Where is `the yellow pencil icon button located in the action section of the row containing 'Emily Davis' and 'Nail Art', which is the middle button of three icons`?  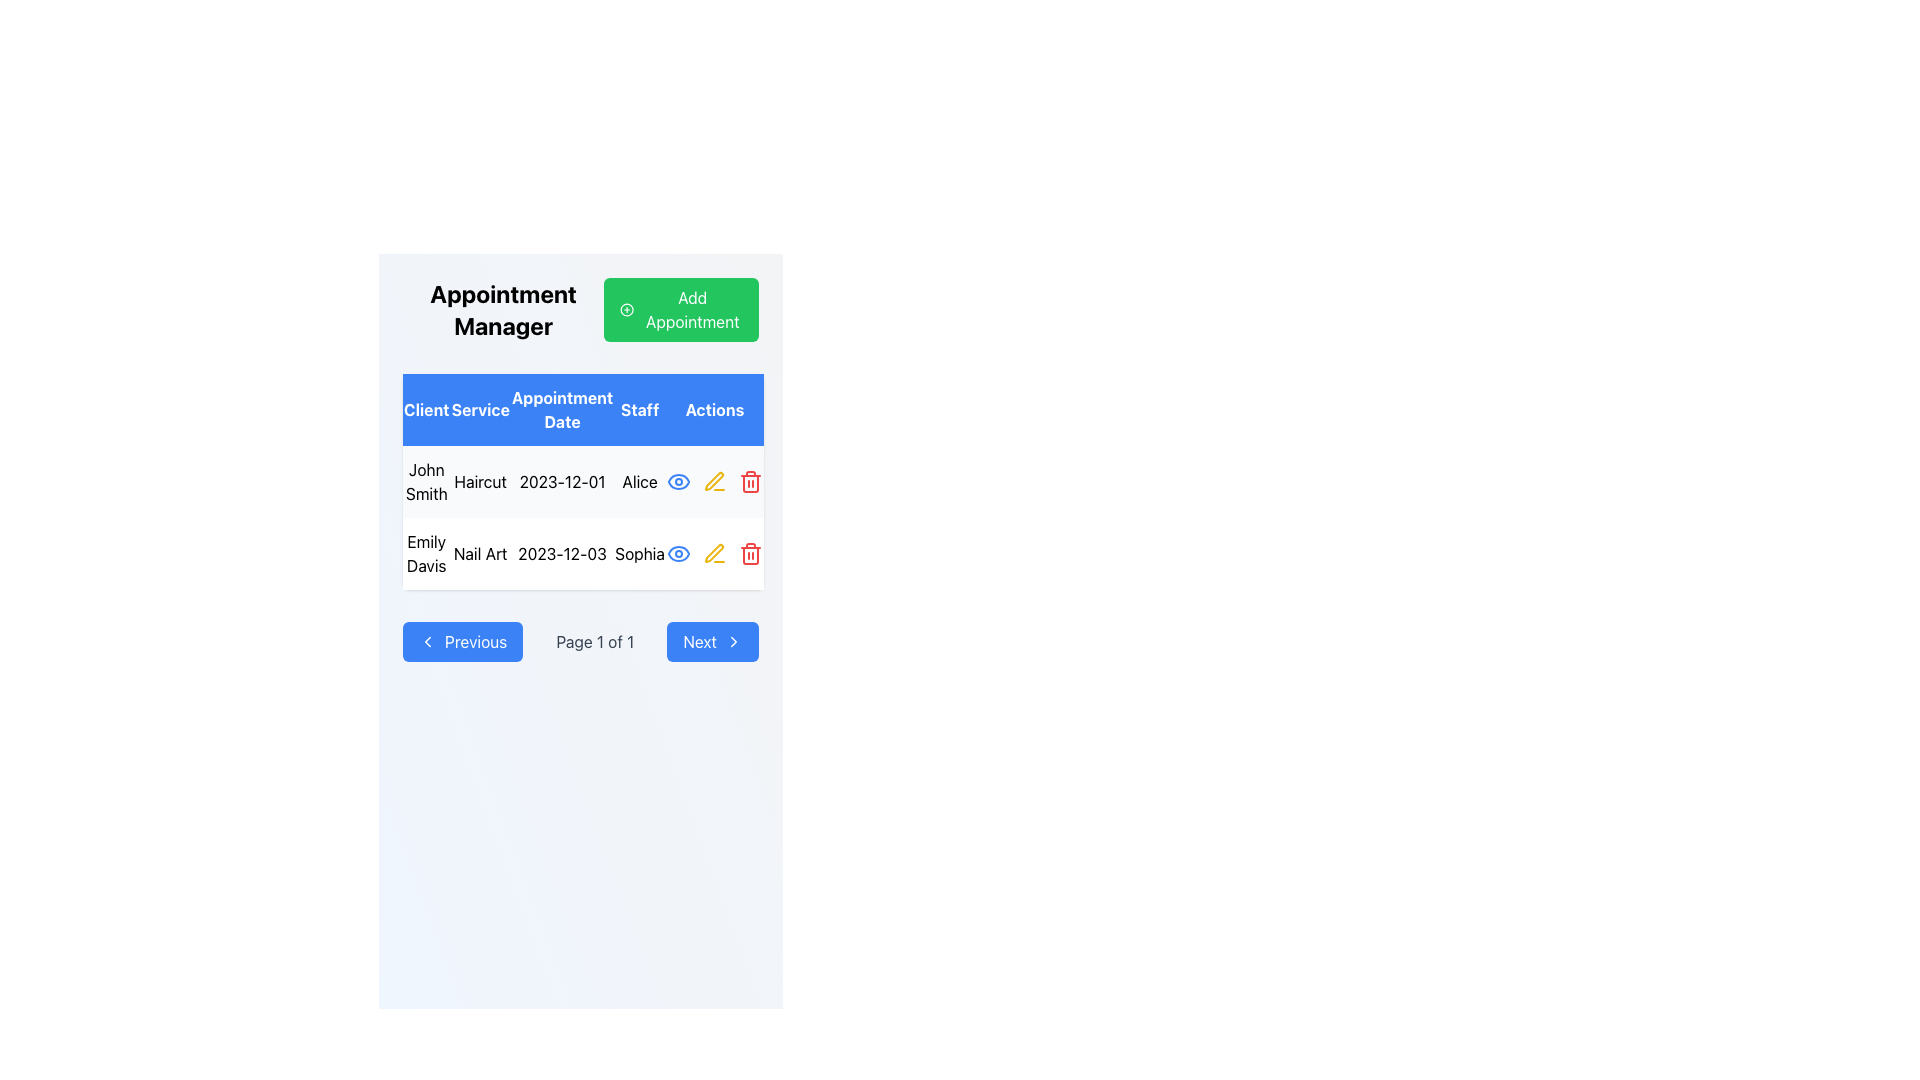 the yellow pencil icon button located in the action section of the row containing 'Emily Davis' and 'Nail Art', which is the middle button of three icons is located at coordinates (714, 554).